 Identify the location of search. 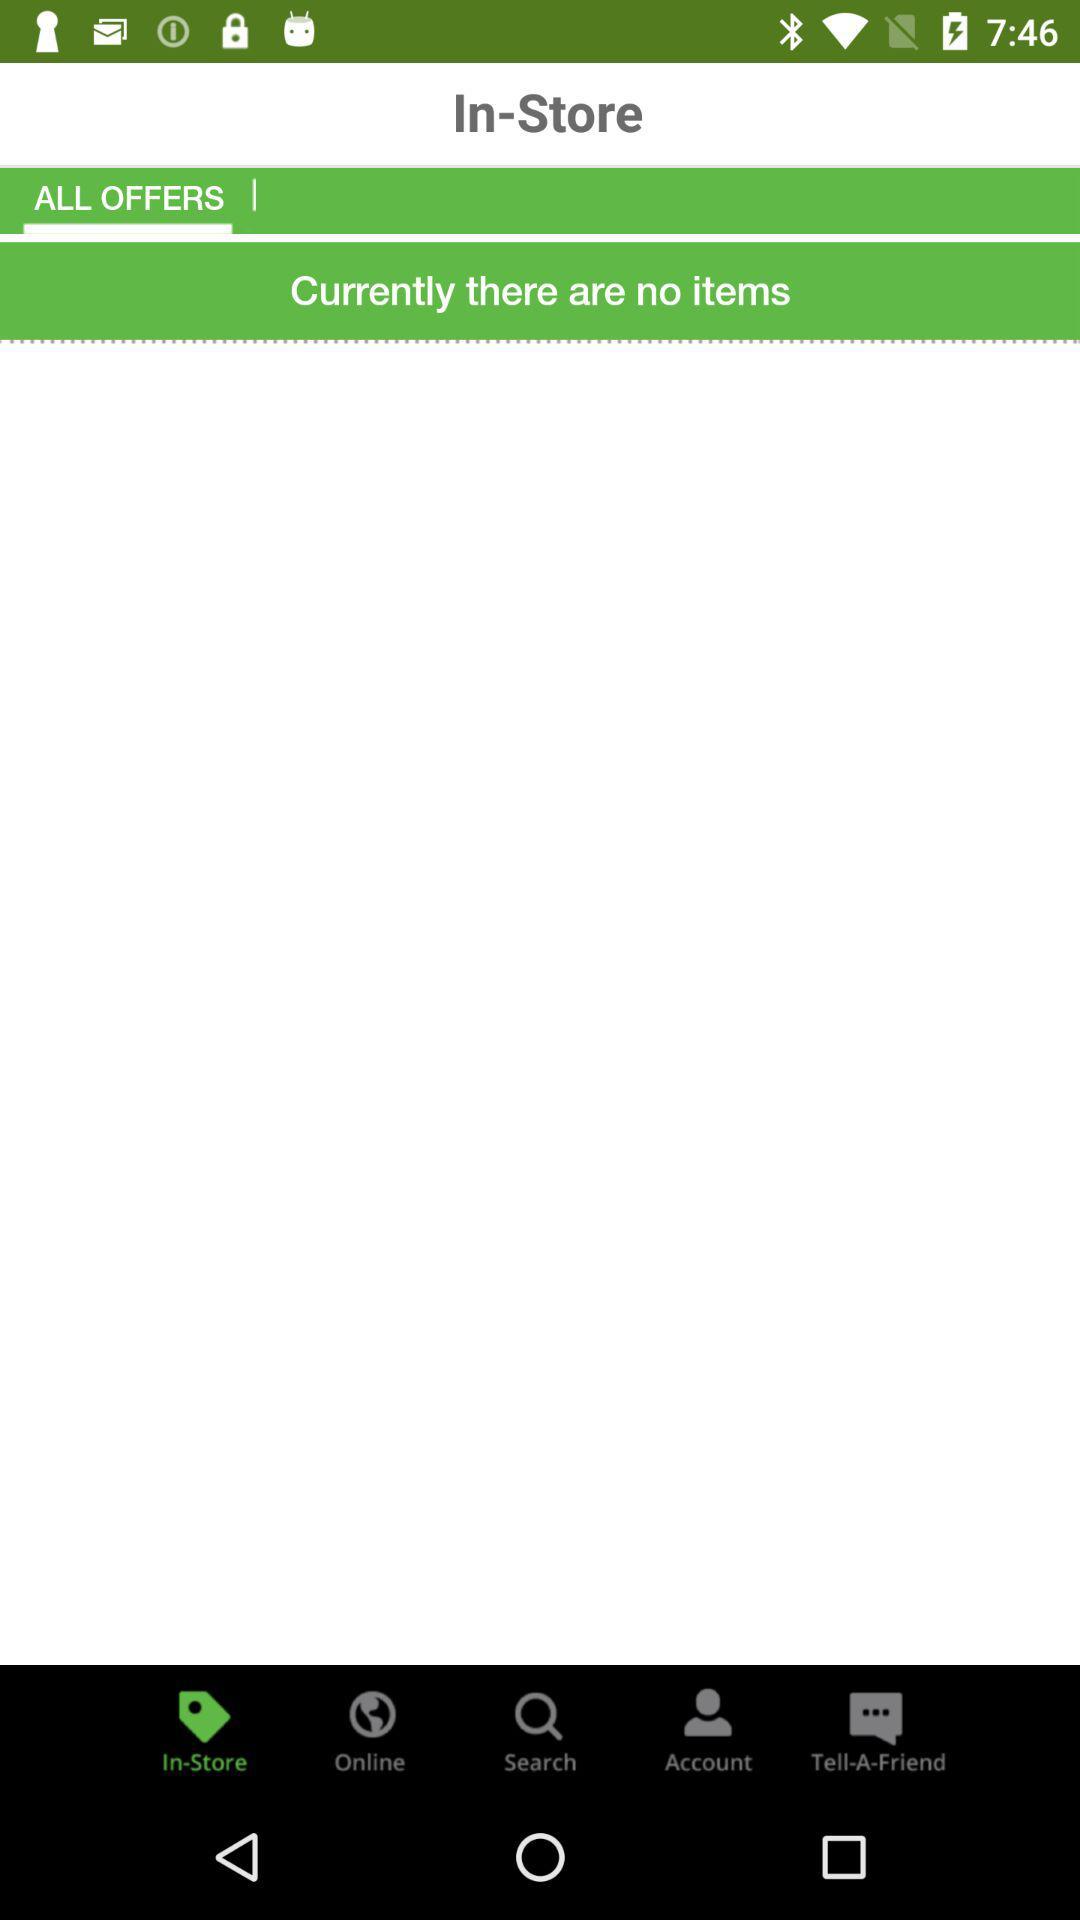
(540, 1728).